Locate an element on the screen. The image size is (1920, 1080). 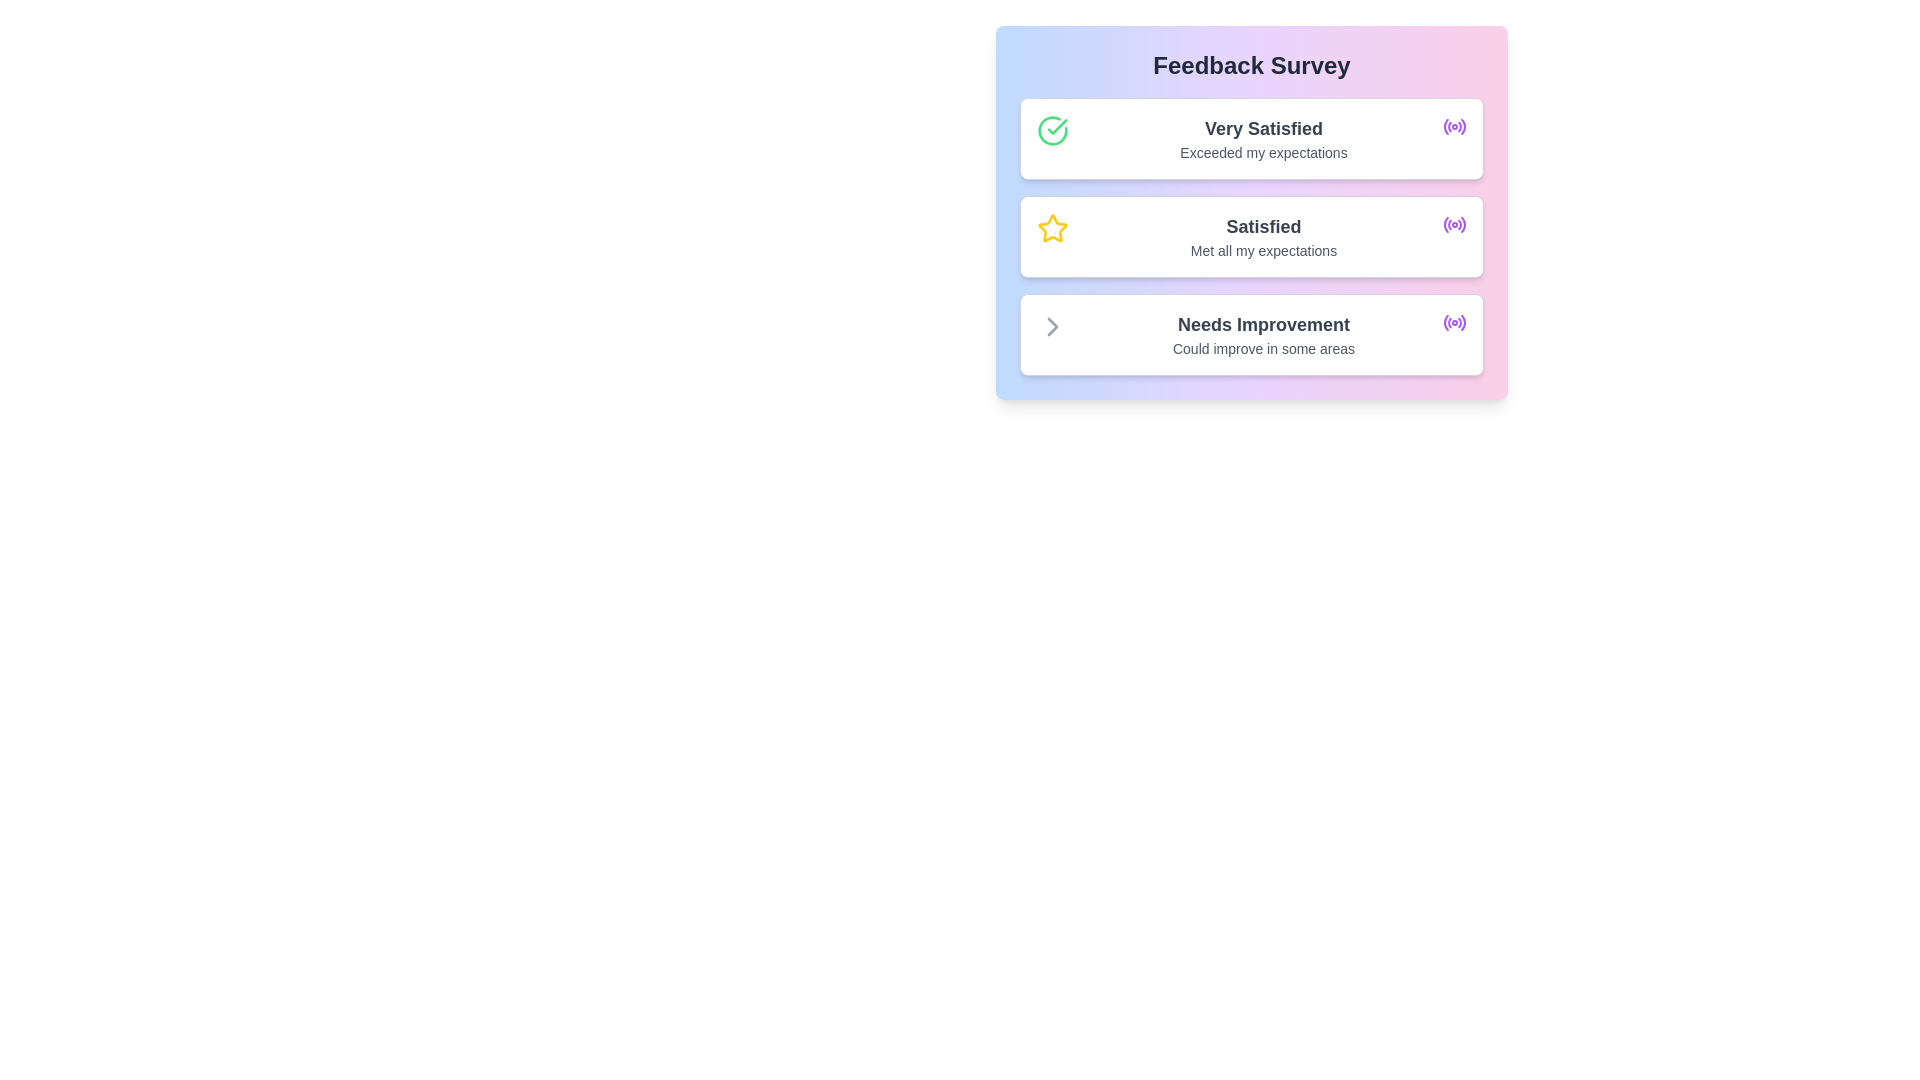
the third selectable card in the Feedback Survey titled 'Needs Improvement' is located at coordinates (1251, 334).